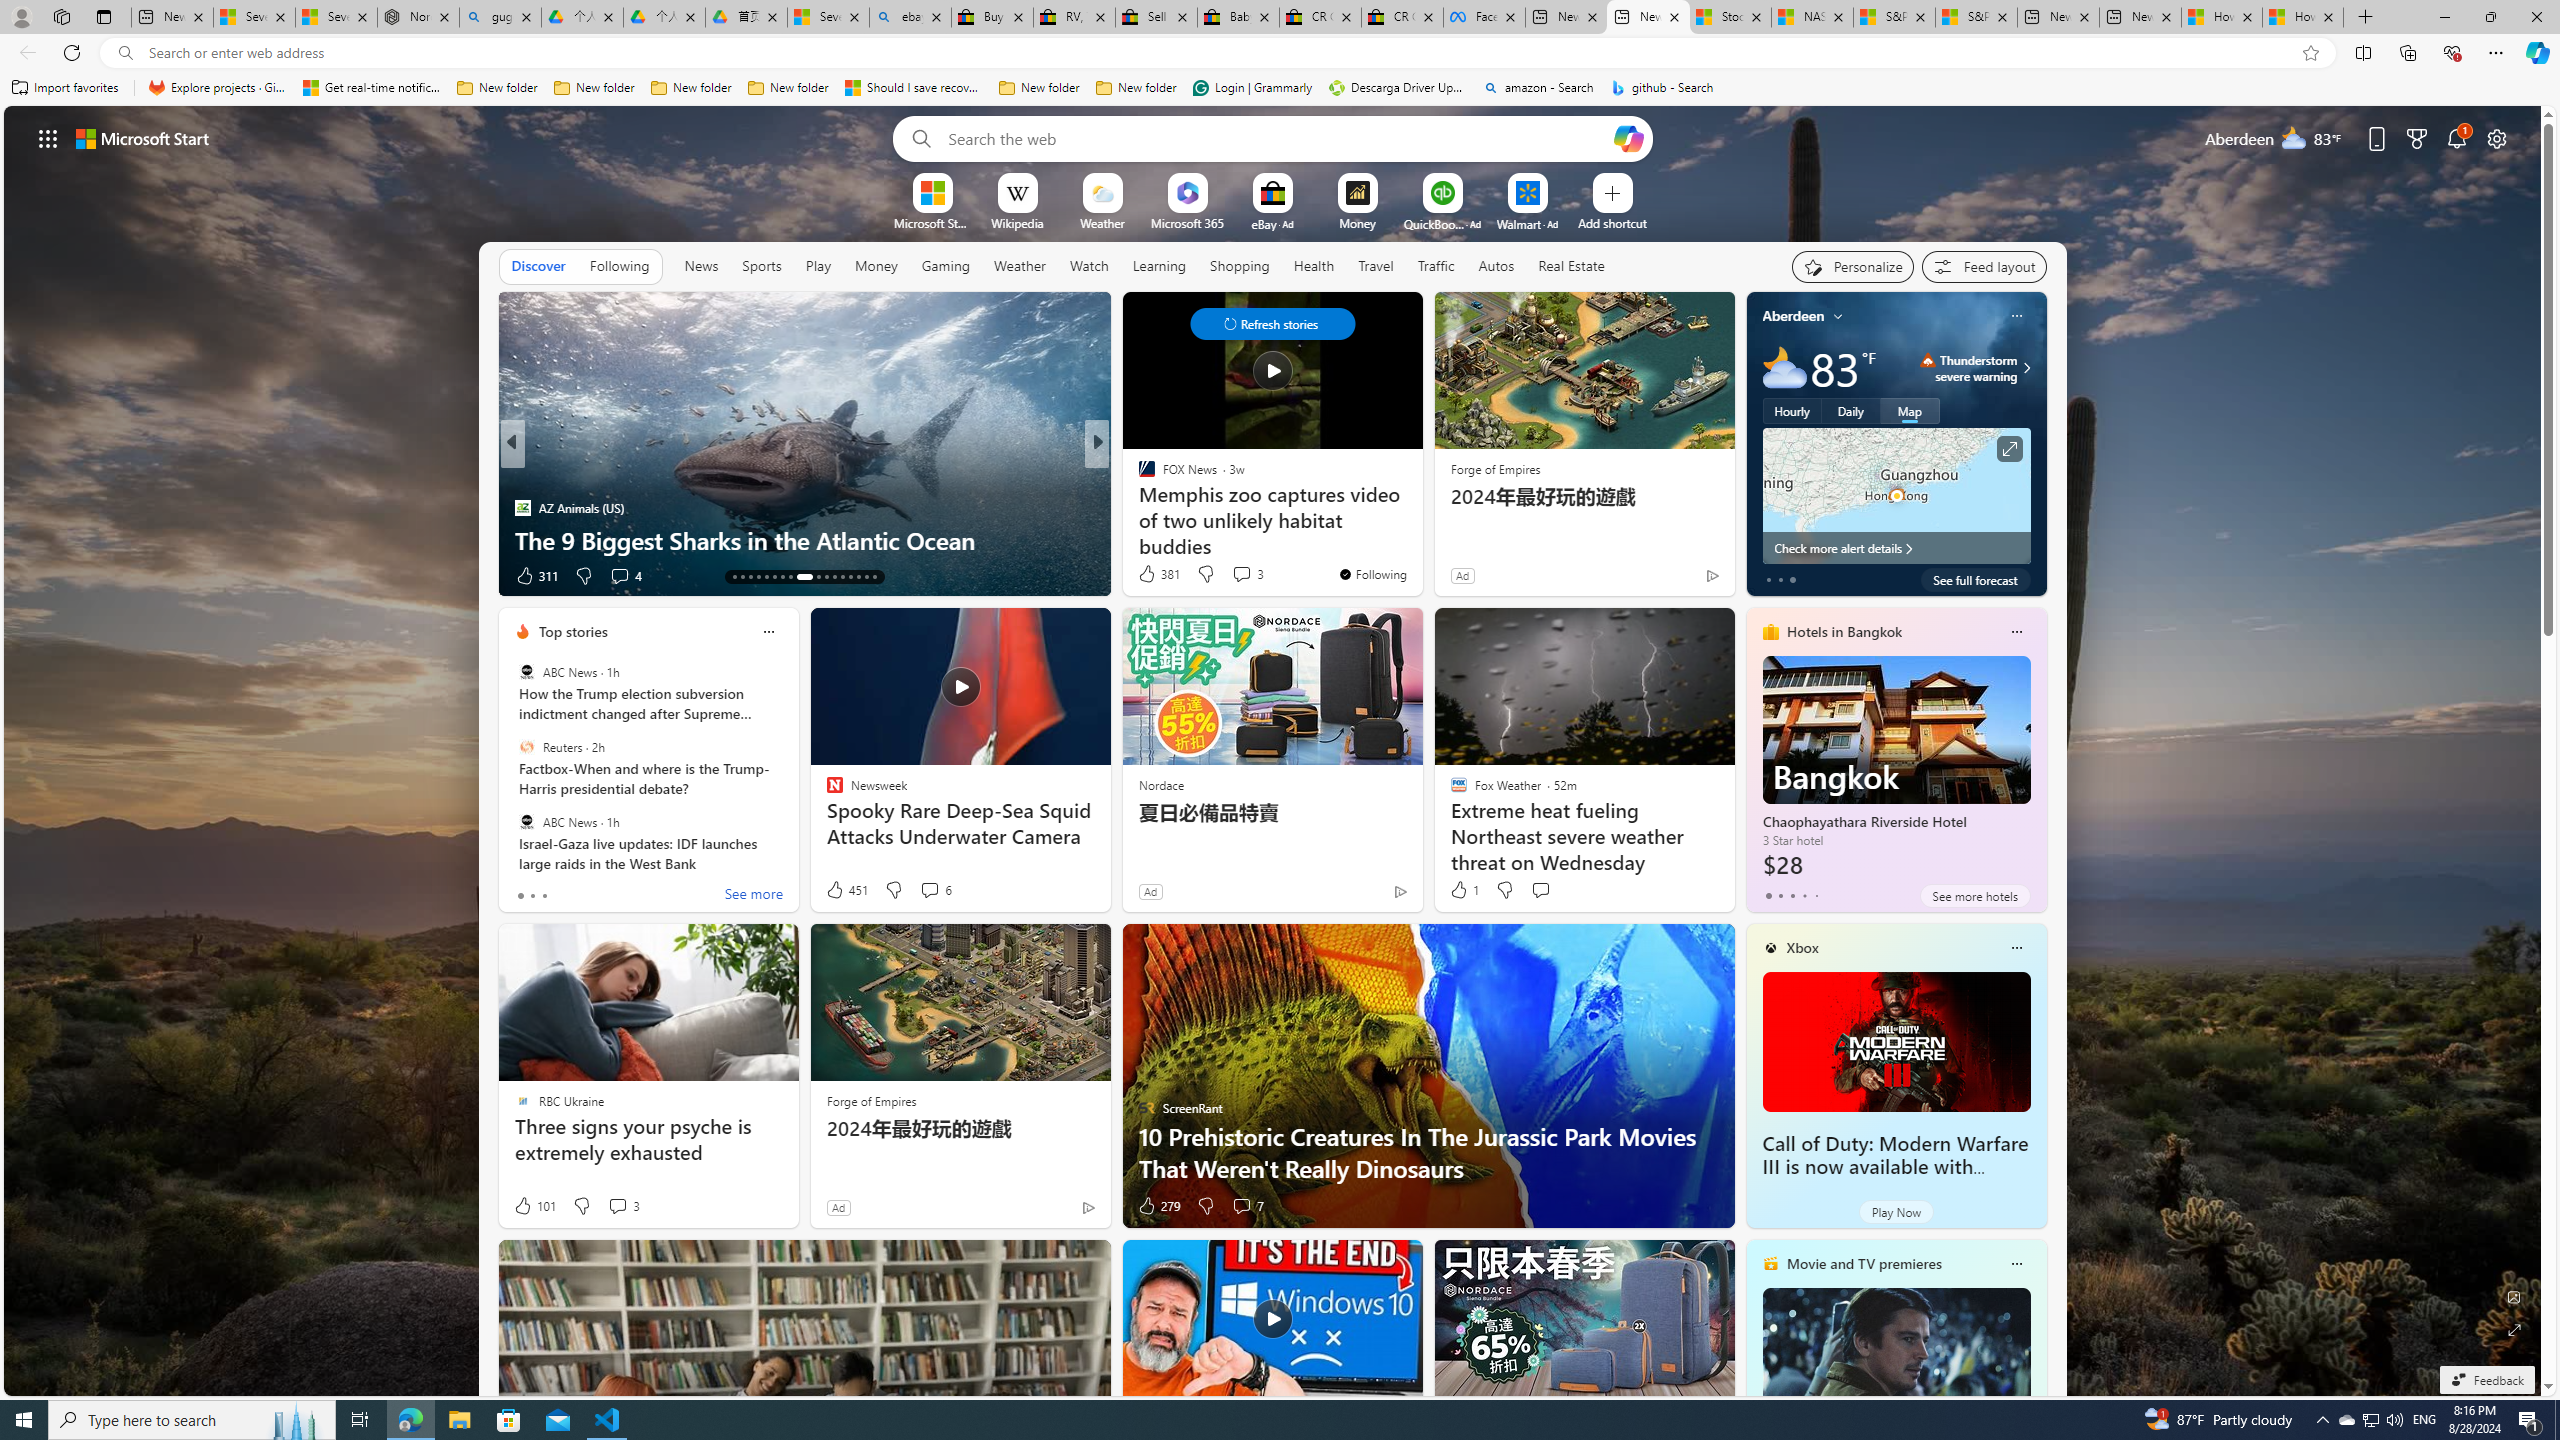  What do you see at coordinates (1147, 575) in the screenshot?
I see `'43 Like'` at bounding box center [1147, 575].